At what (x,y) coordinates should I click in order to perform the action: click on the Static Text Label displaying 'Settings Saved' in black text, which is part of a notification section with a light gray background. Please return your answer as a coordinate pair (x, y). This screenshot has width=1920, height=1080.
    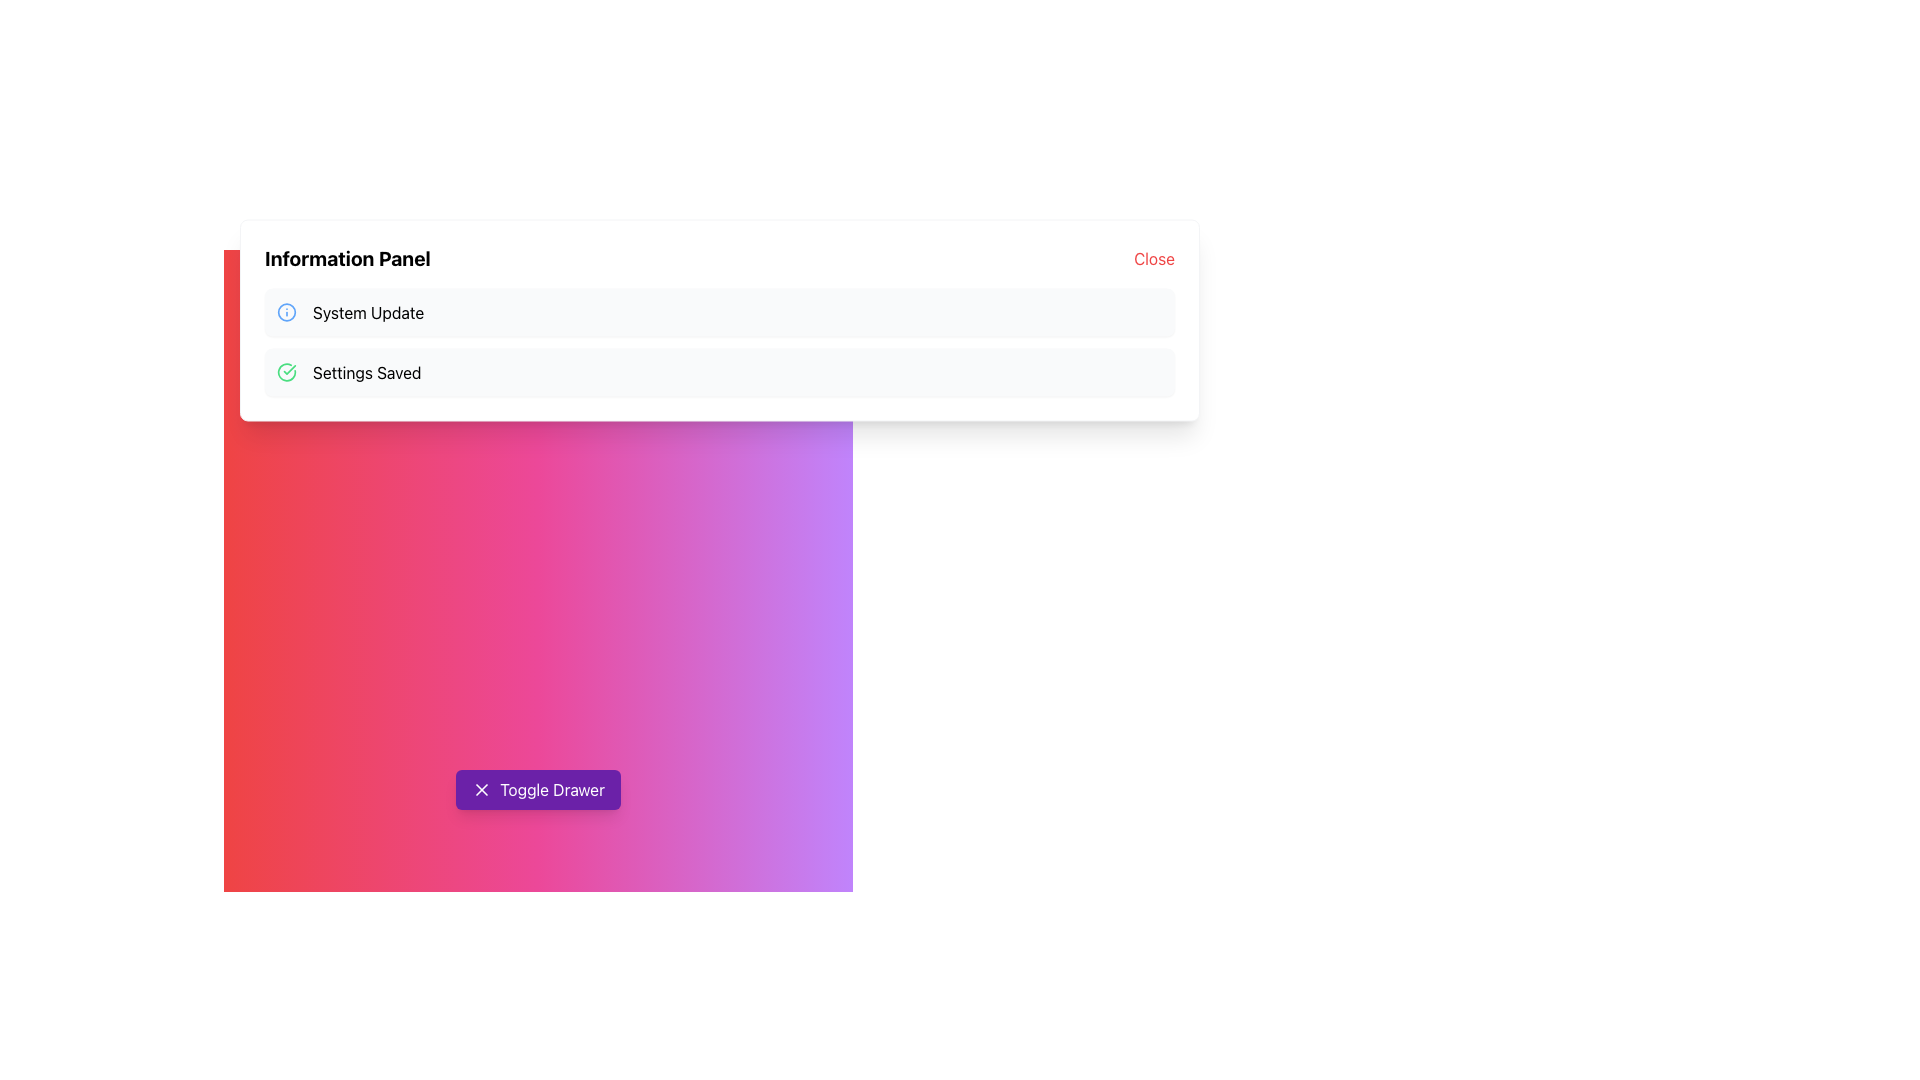
    Looking at the image, I should click on (367, 372).